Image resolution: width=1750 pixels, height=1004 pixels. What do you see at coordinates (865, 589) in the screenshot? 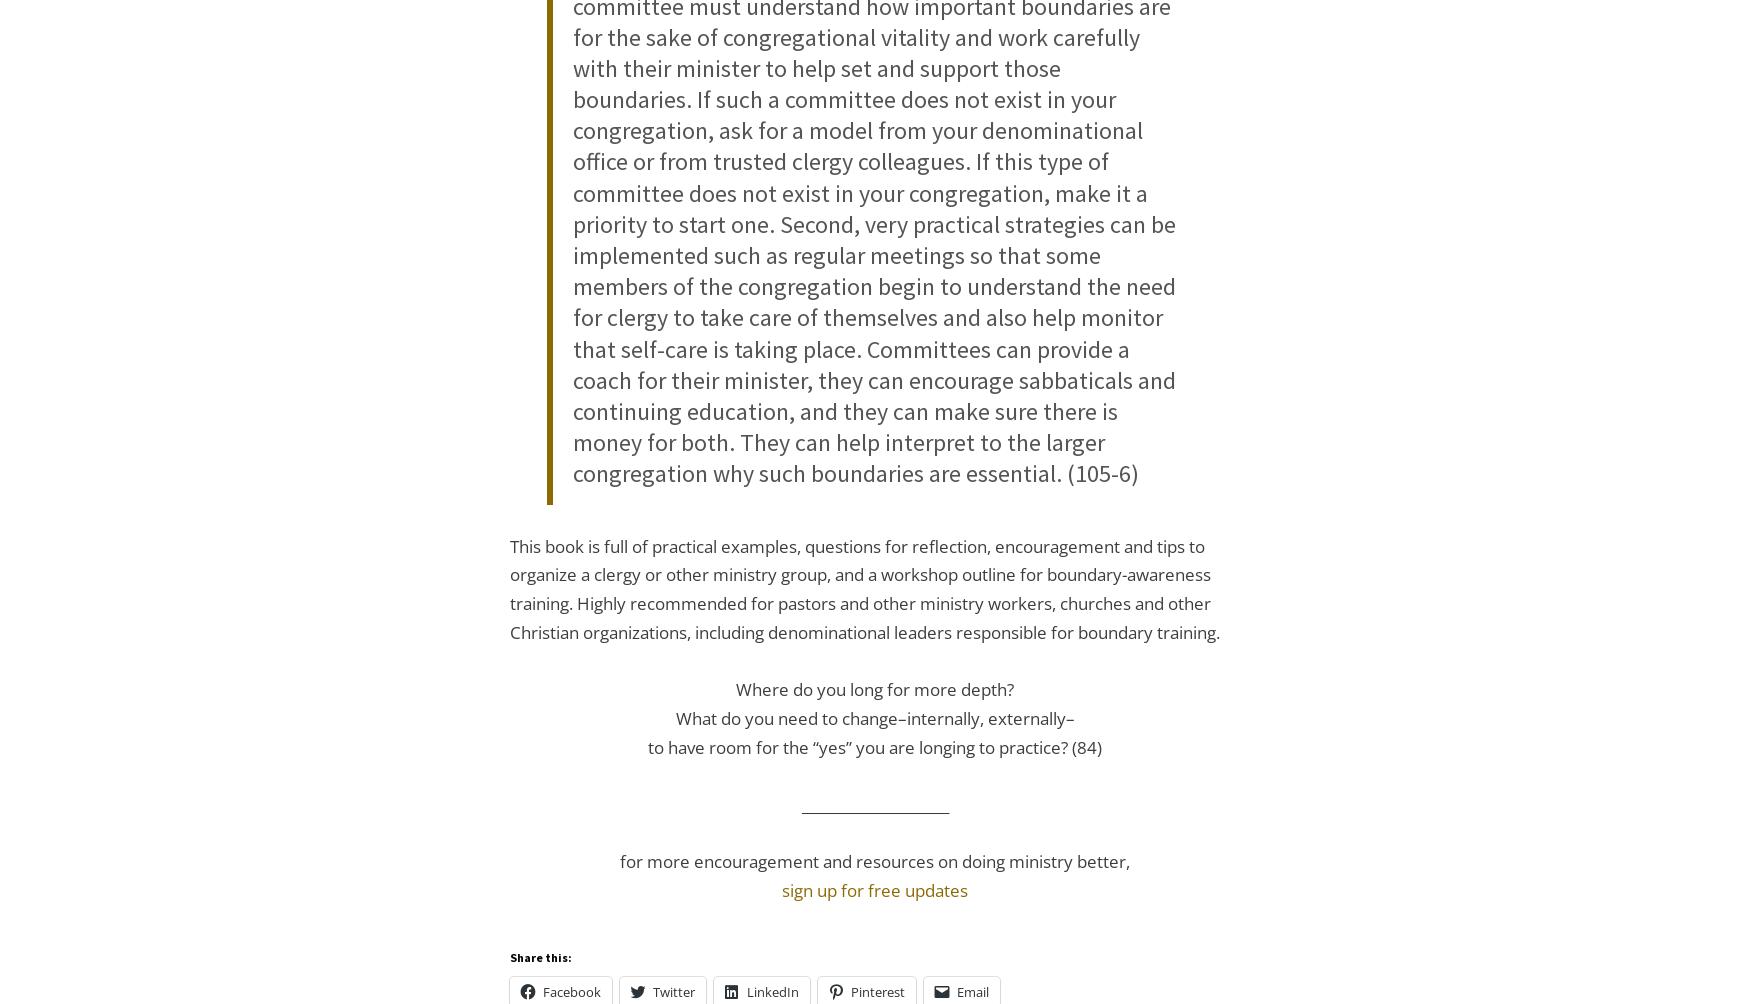
I see `'This book is full of practical examples, questions for reflection, encouragement and tips to organize a clergy or other ministry group, and a workshop outline for boundary-awareness training. Highly recommended for pastors and other ministry workers, churches and other Christian organizations, including denominational leaders responsible for boundary training.'` at bounding box center [865, 589].